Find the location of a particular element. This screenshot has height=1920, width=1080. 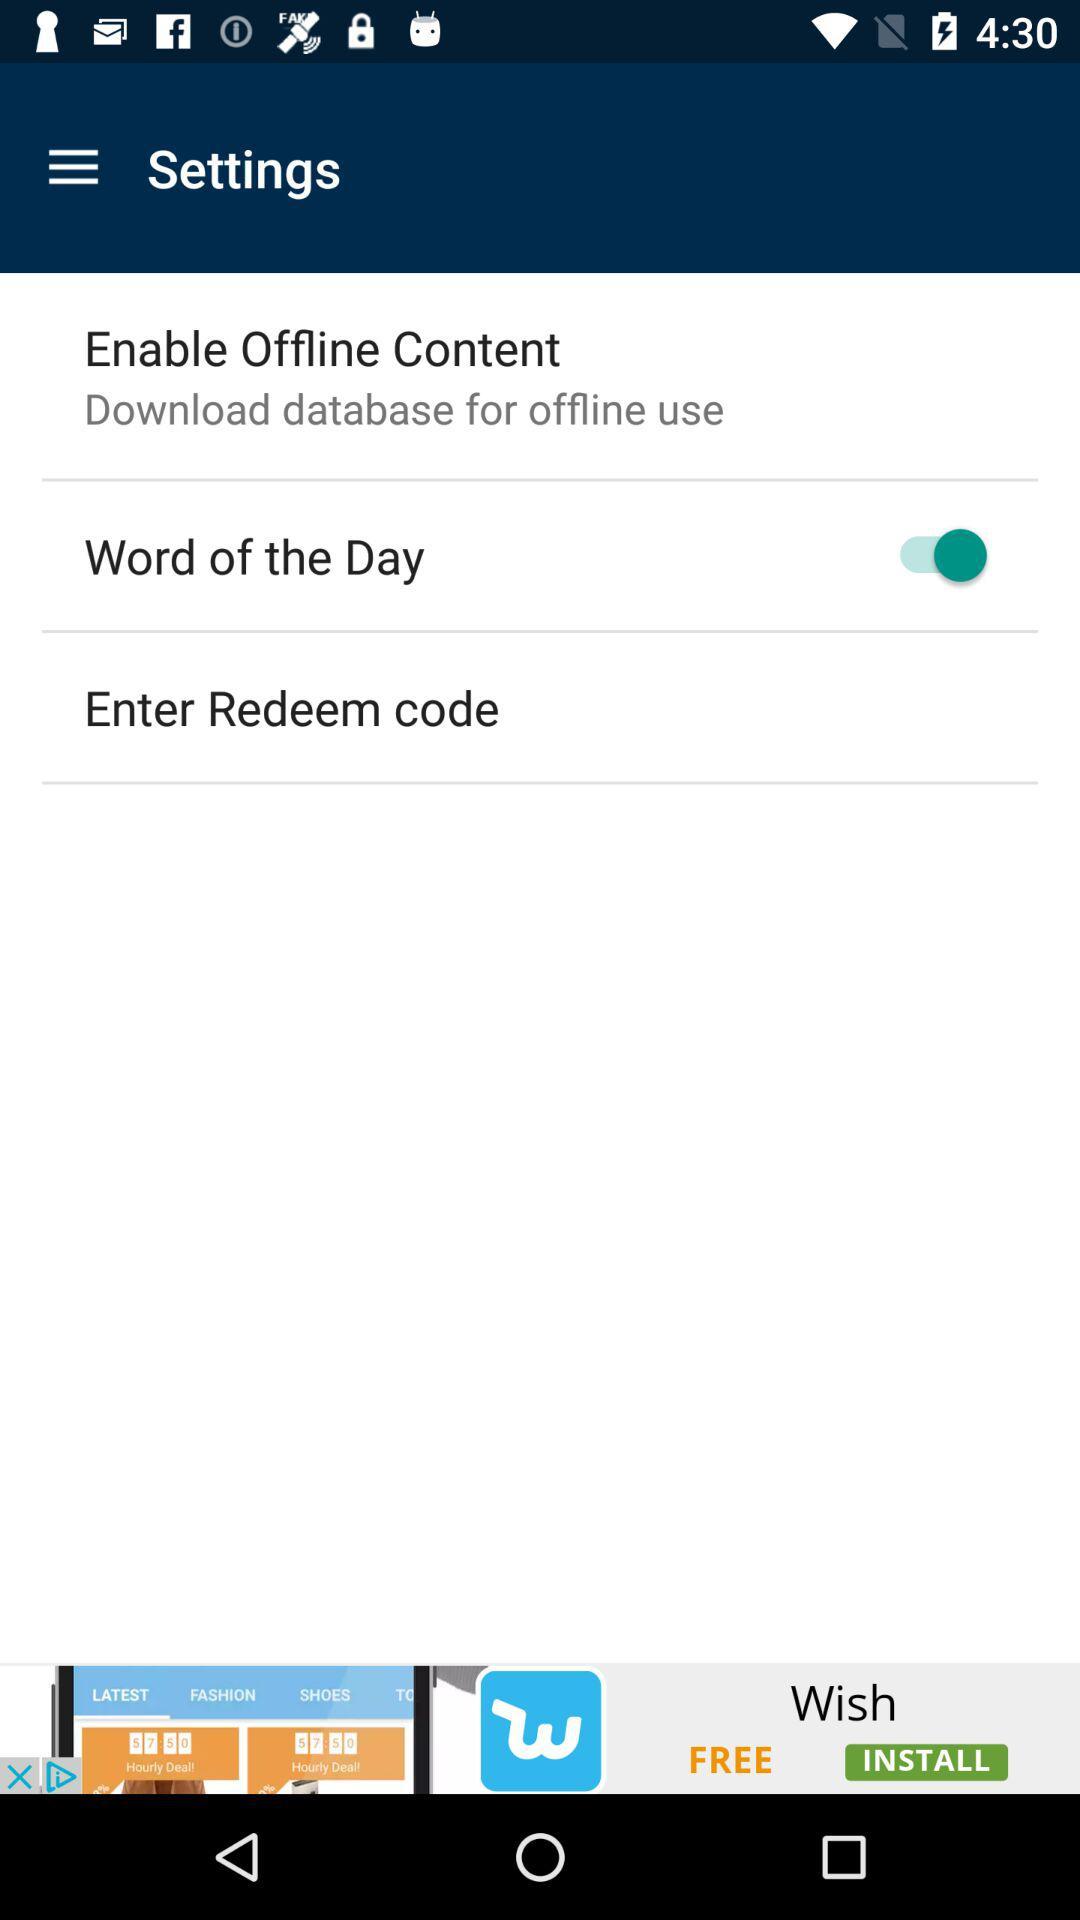

open wish advertisement is located at coordinates (540, 1727).